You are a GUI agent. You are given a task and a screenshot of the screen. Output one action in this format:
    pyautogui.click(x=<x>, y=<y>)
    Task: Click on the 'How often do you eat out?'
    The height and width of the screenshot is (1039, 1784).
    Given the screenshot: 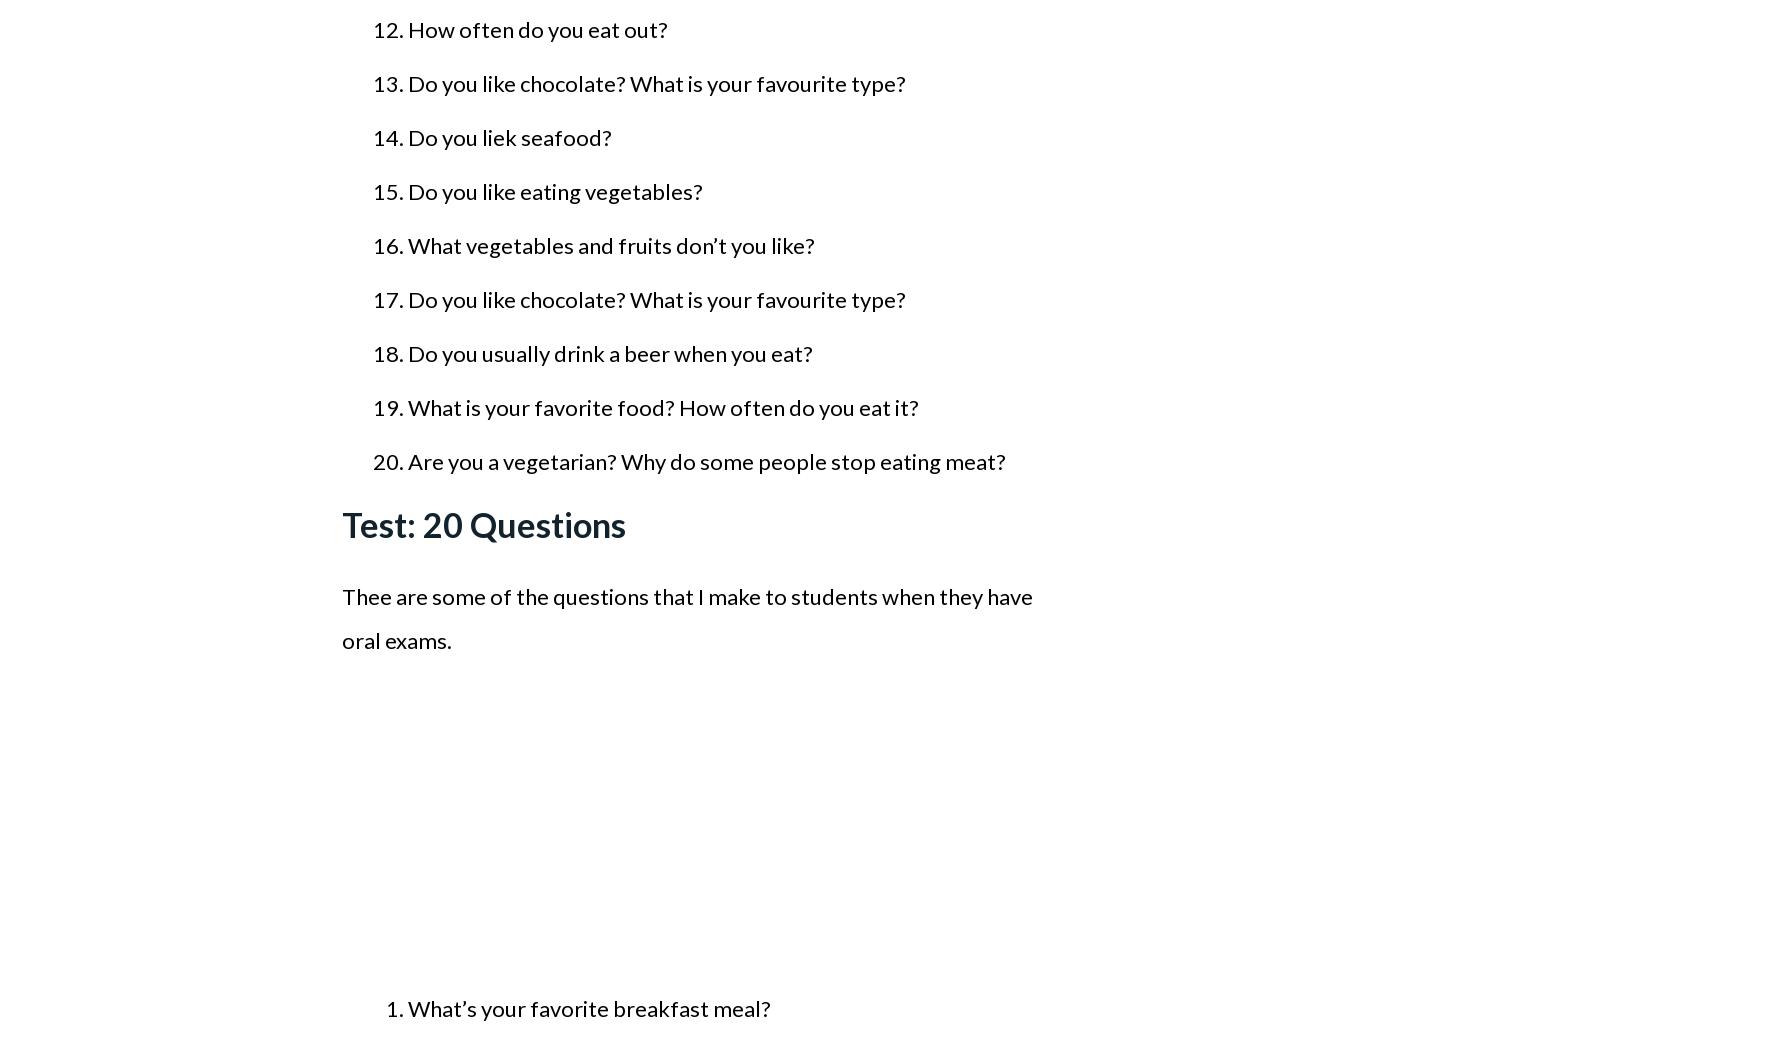 What is the action you would take?
    pyautogui.click(x=538, y=28)
    